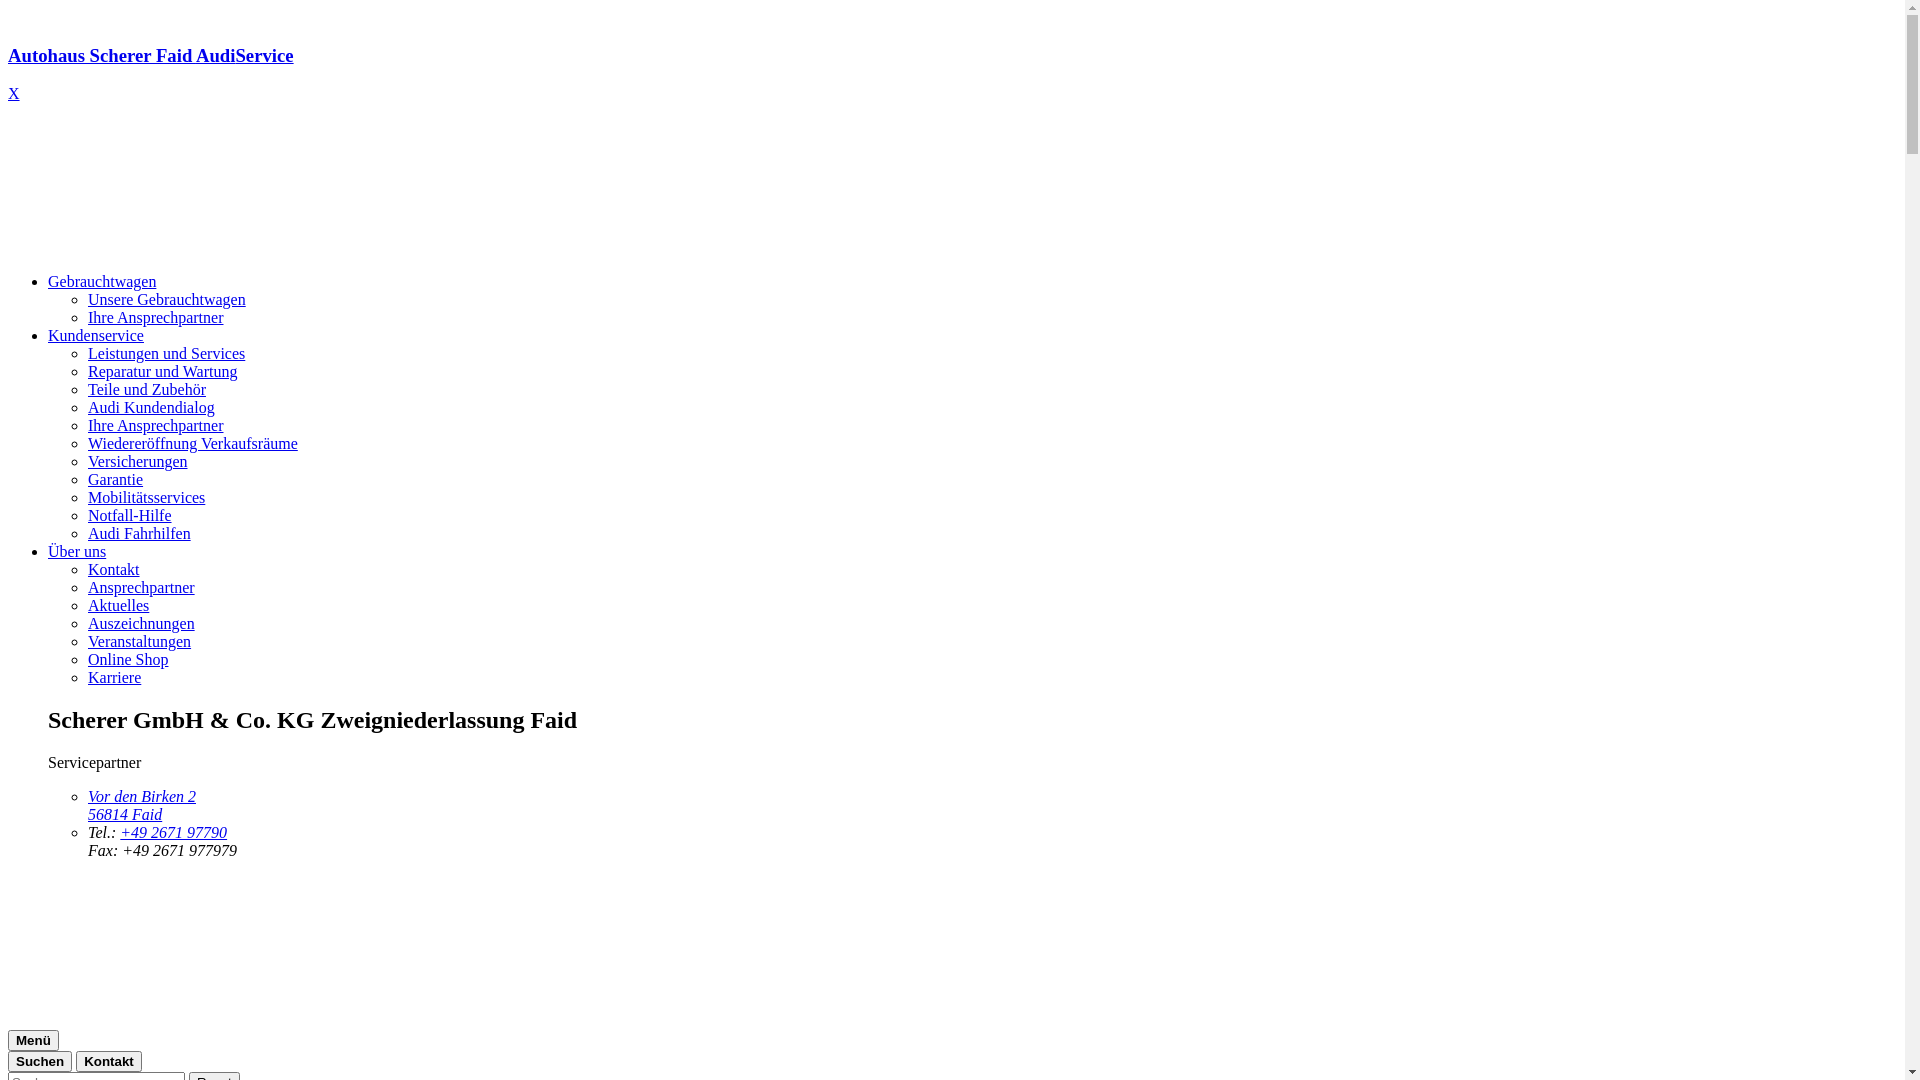  I want to click on 'Ansprechpartner', so click(140, 586).